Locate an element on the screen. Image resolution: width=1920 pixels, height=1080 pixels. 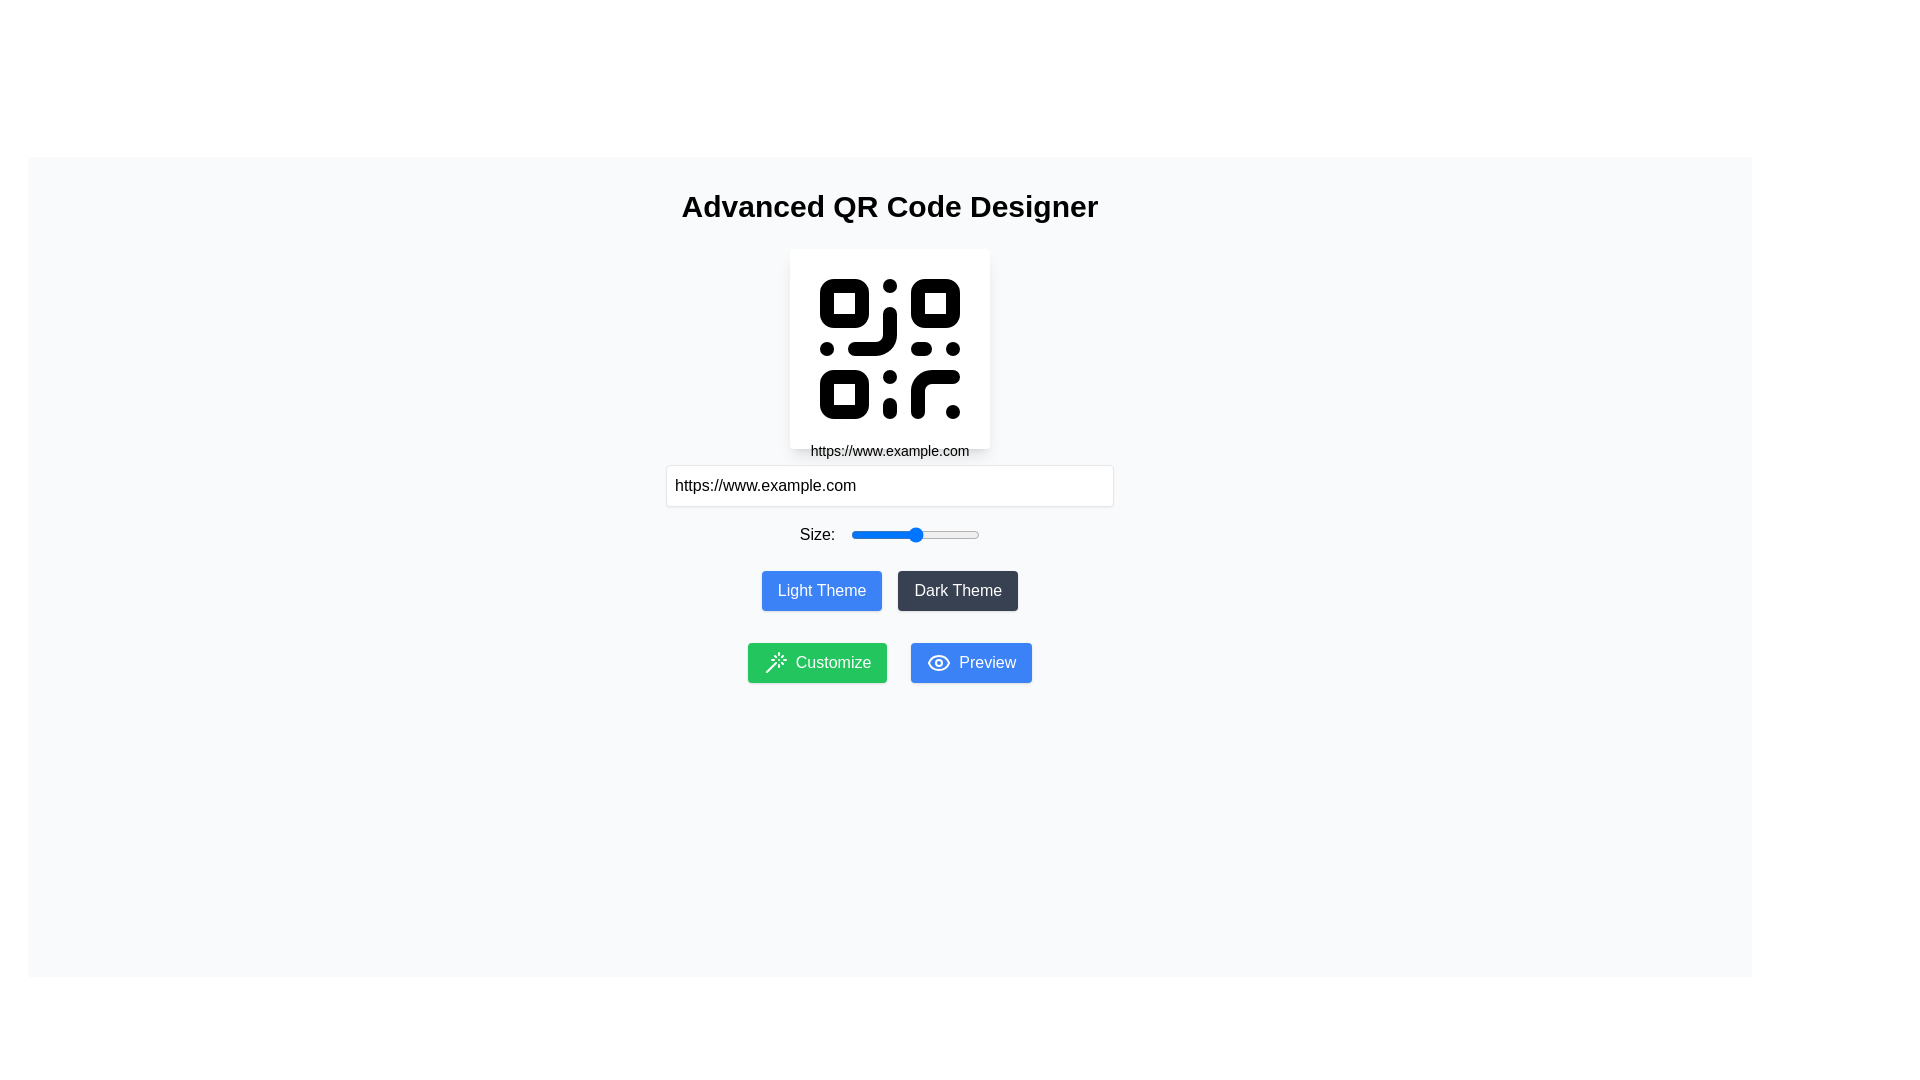
the size is located at coordinates (892, 534).